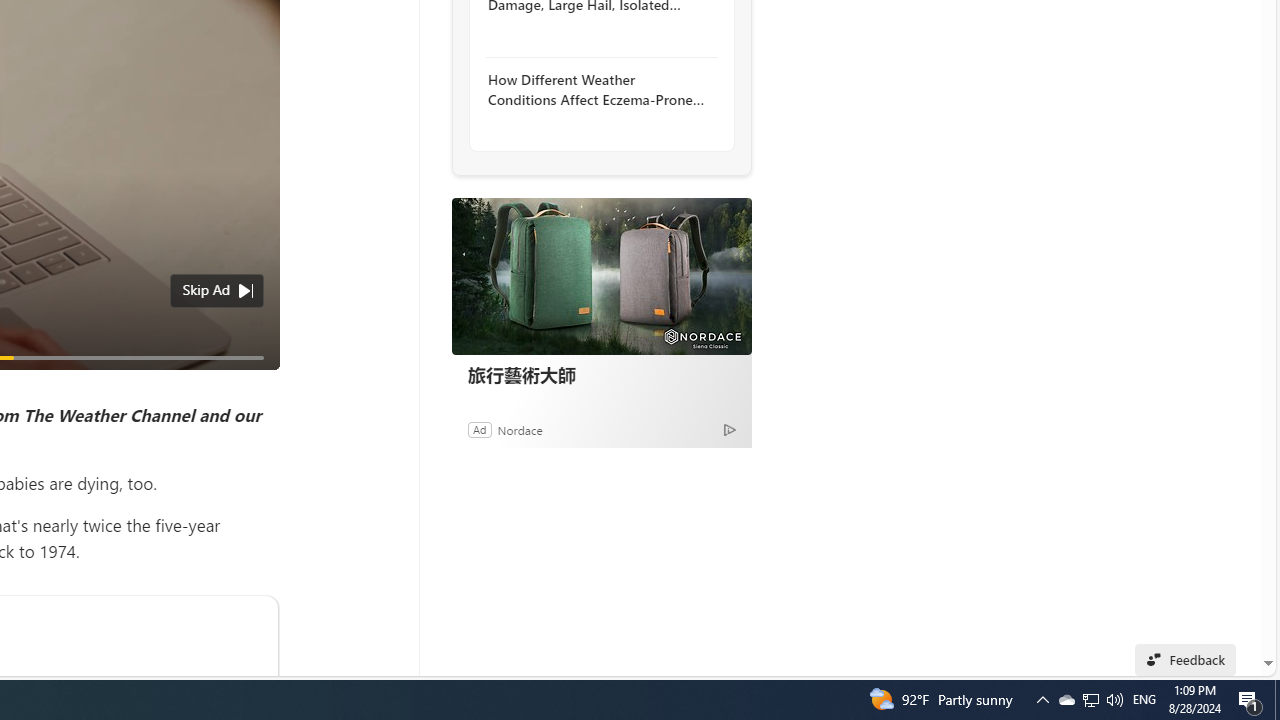 This screenshot has width=1280, height=720. What do you see at coordinates (595, 88) in the screenshot?
I see `'How Different Weather Conditions Affect Eczema-Prone Skin'` at bounding box center [595, 88].